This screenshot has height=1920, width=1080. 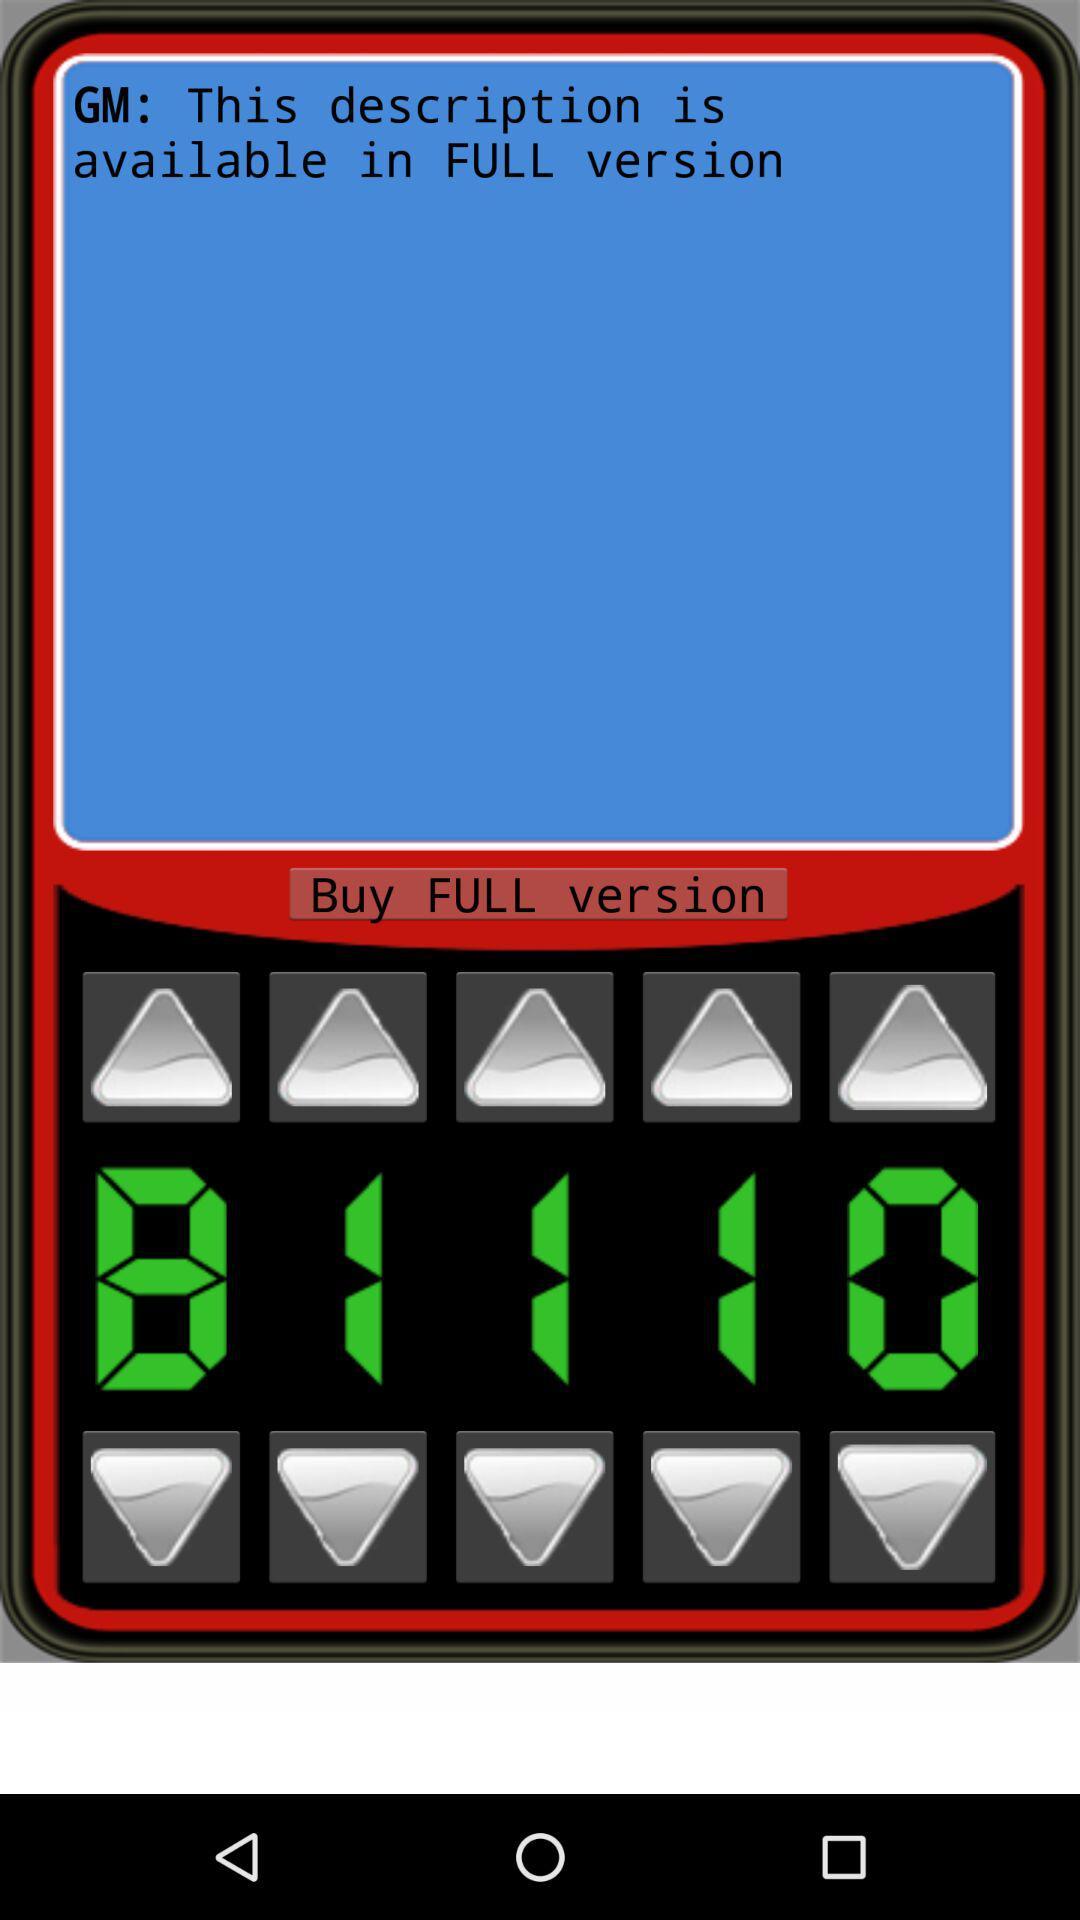 What do you see at coordinates (160, 1046) in the screenshot?
I see `shows increase option` at bounding box center [160, 1046].